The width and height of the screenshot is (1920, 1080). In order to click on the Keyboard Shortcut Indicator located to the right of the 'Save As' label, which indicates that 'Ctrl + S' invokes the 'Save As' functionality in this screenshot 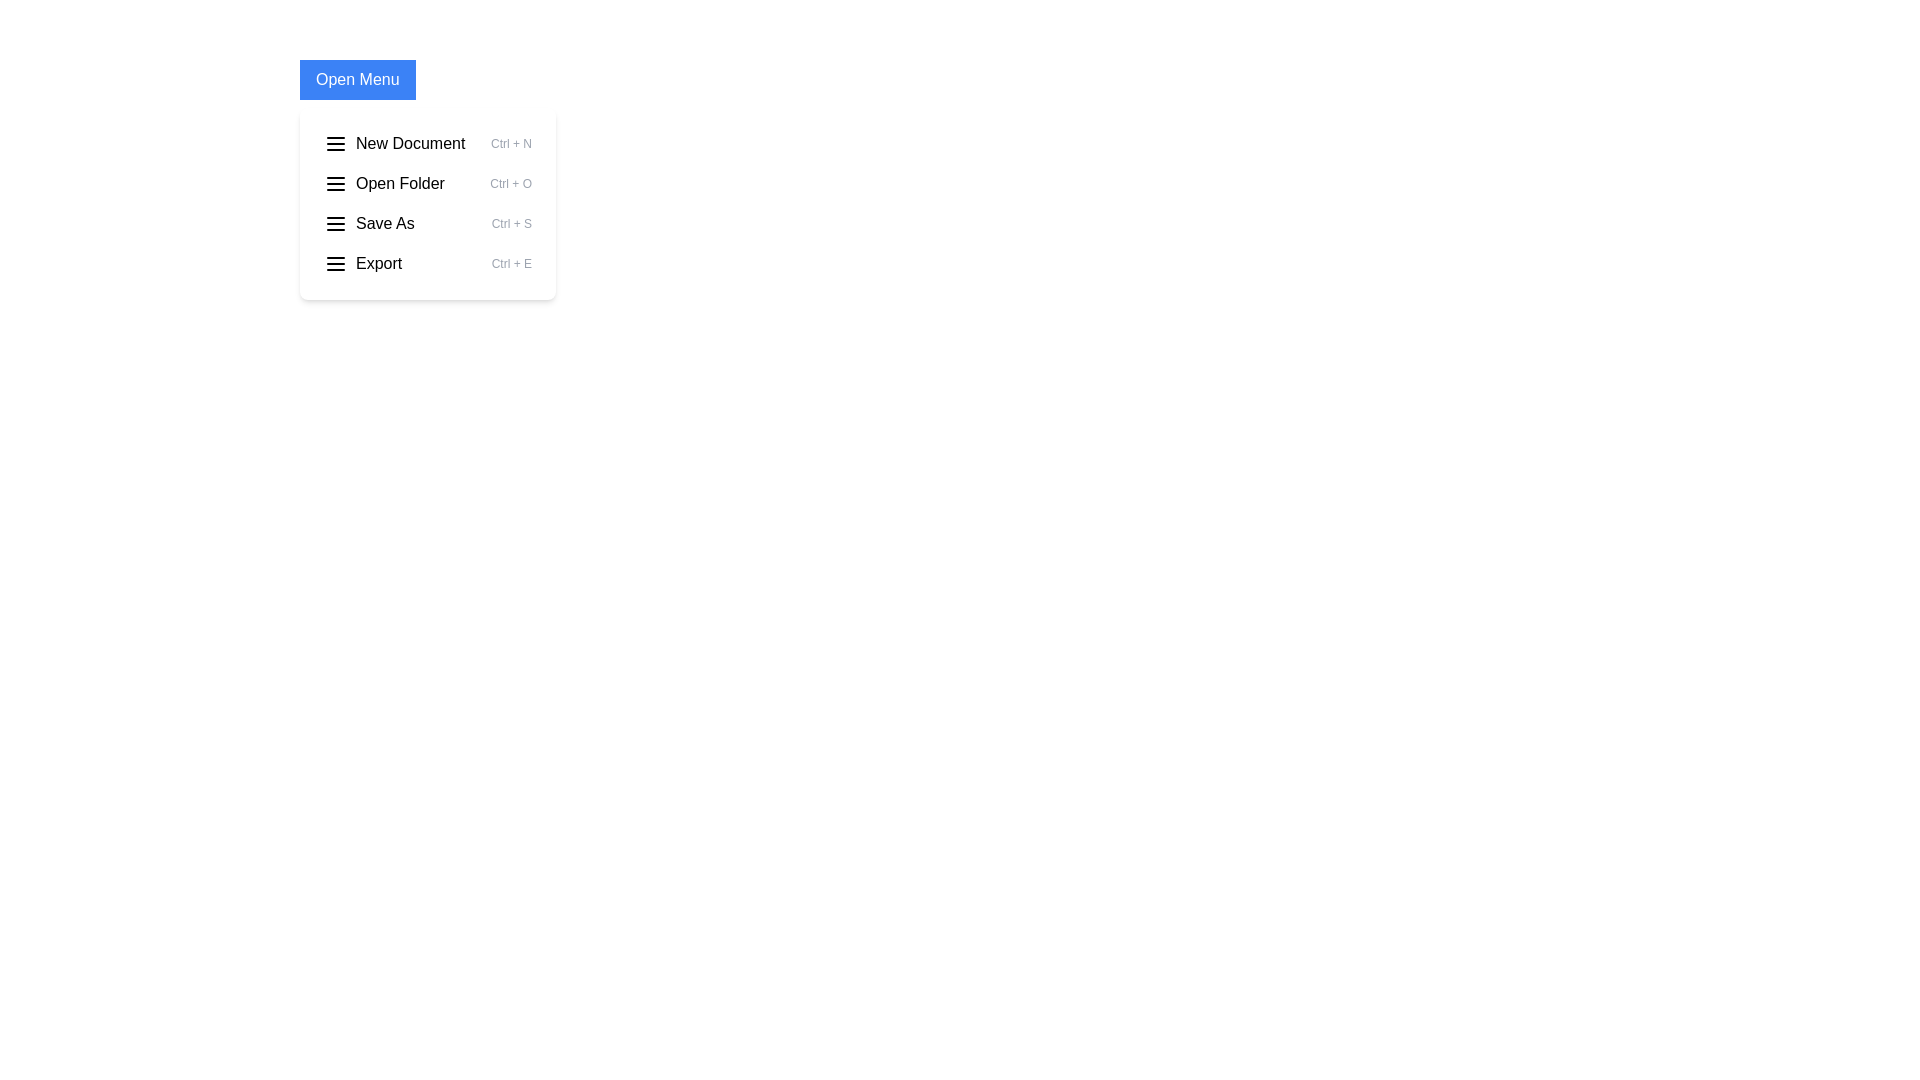, I will do `click(511, 223)`.